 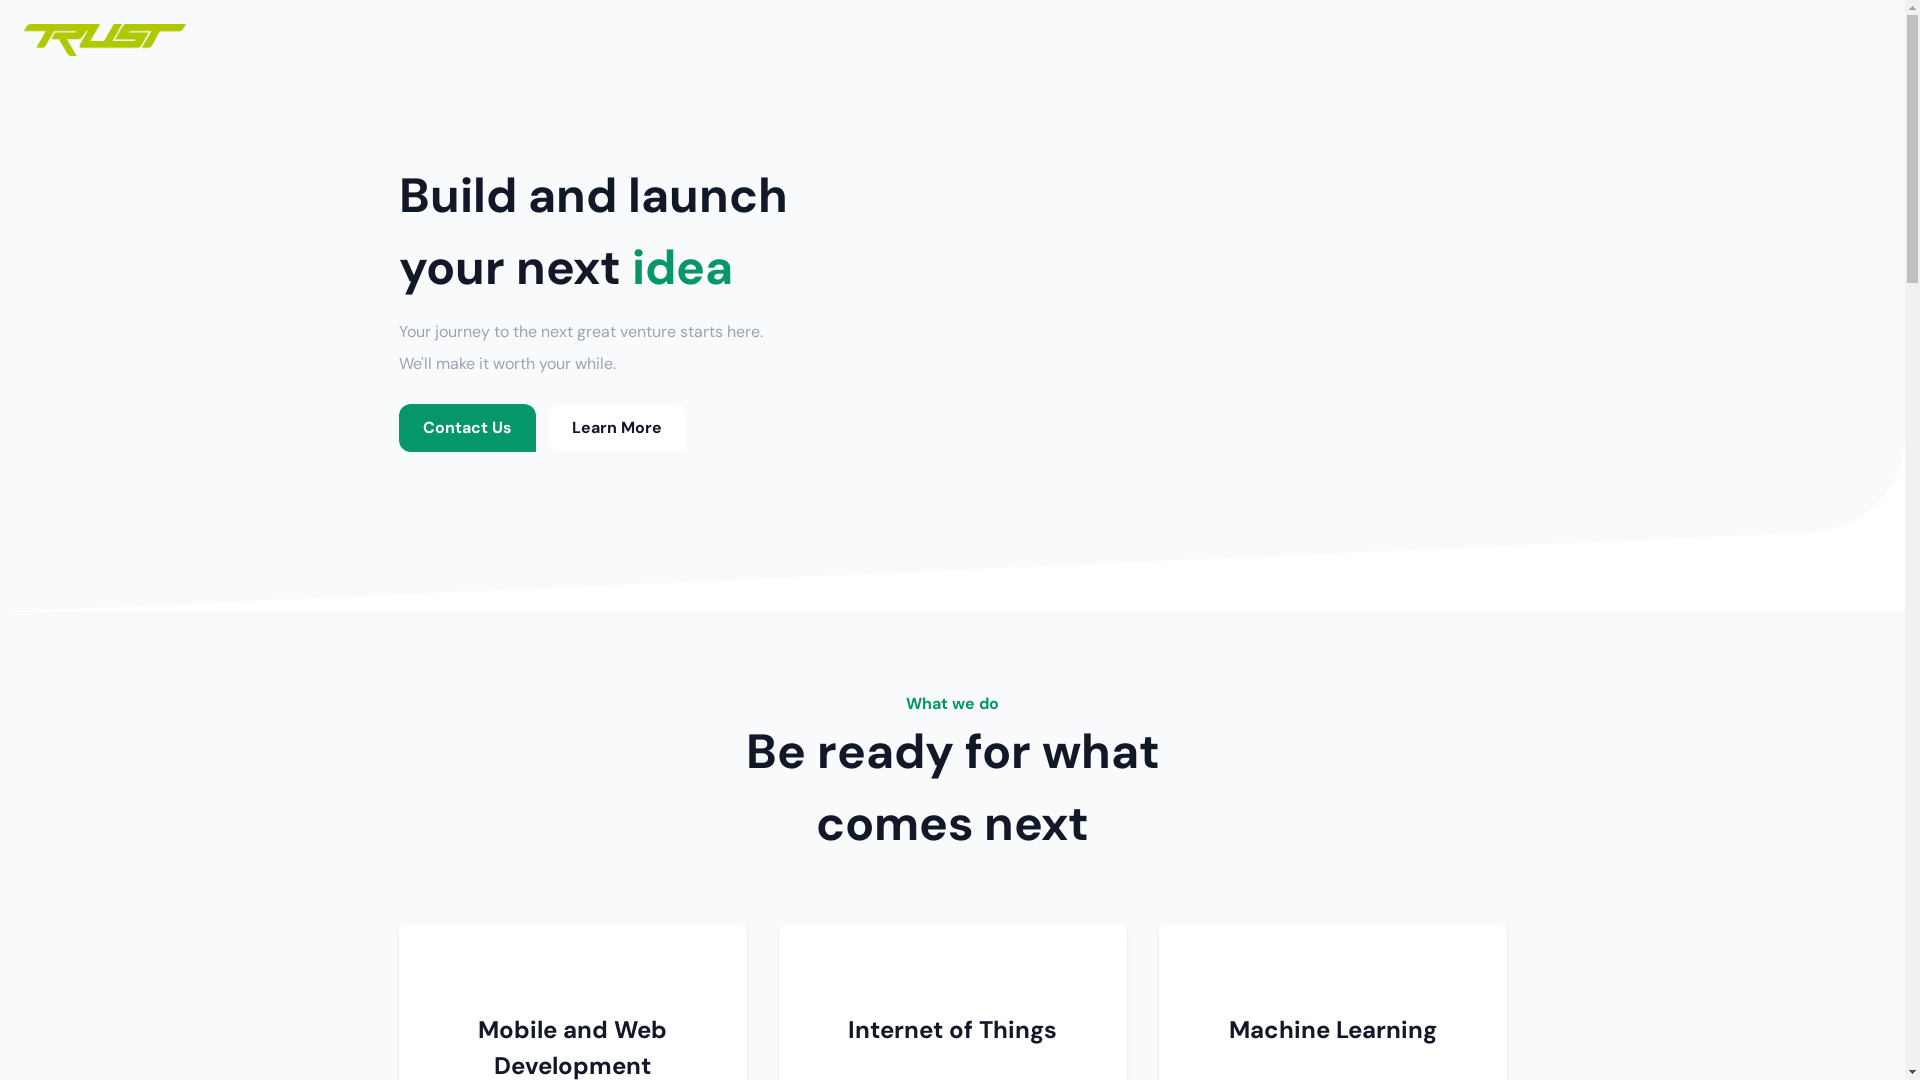 I want to click on 'Learn More', so click(x=547, y=427).